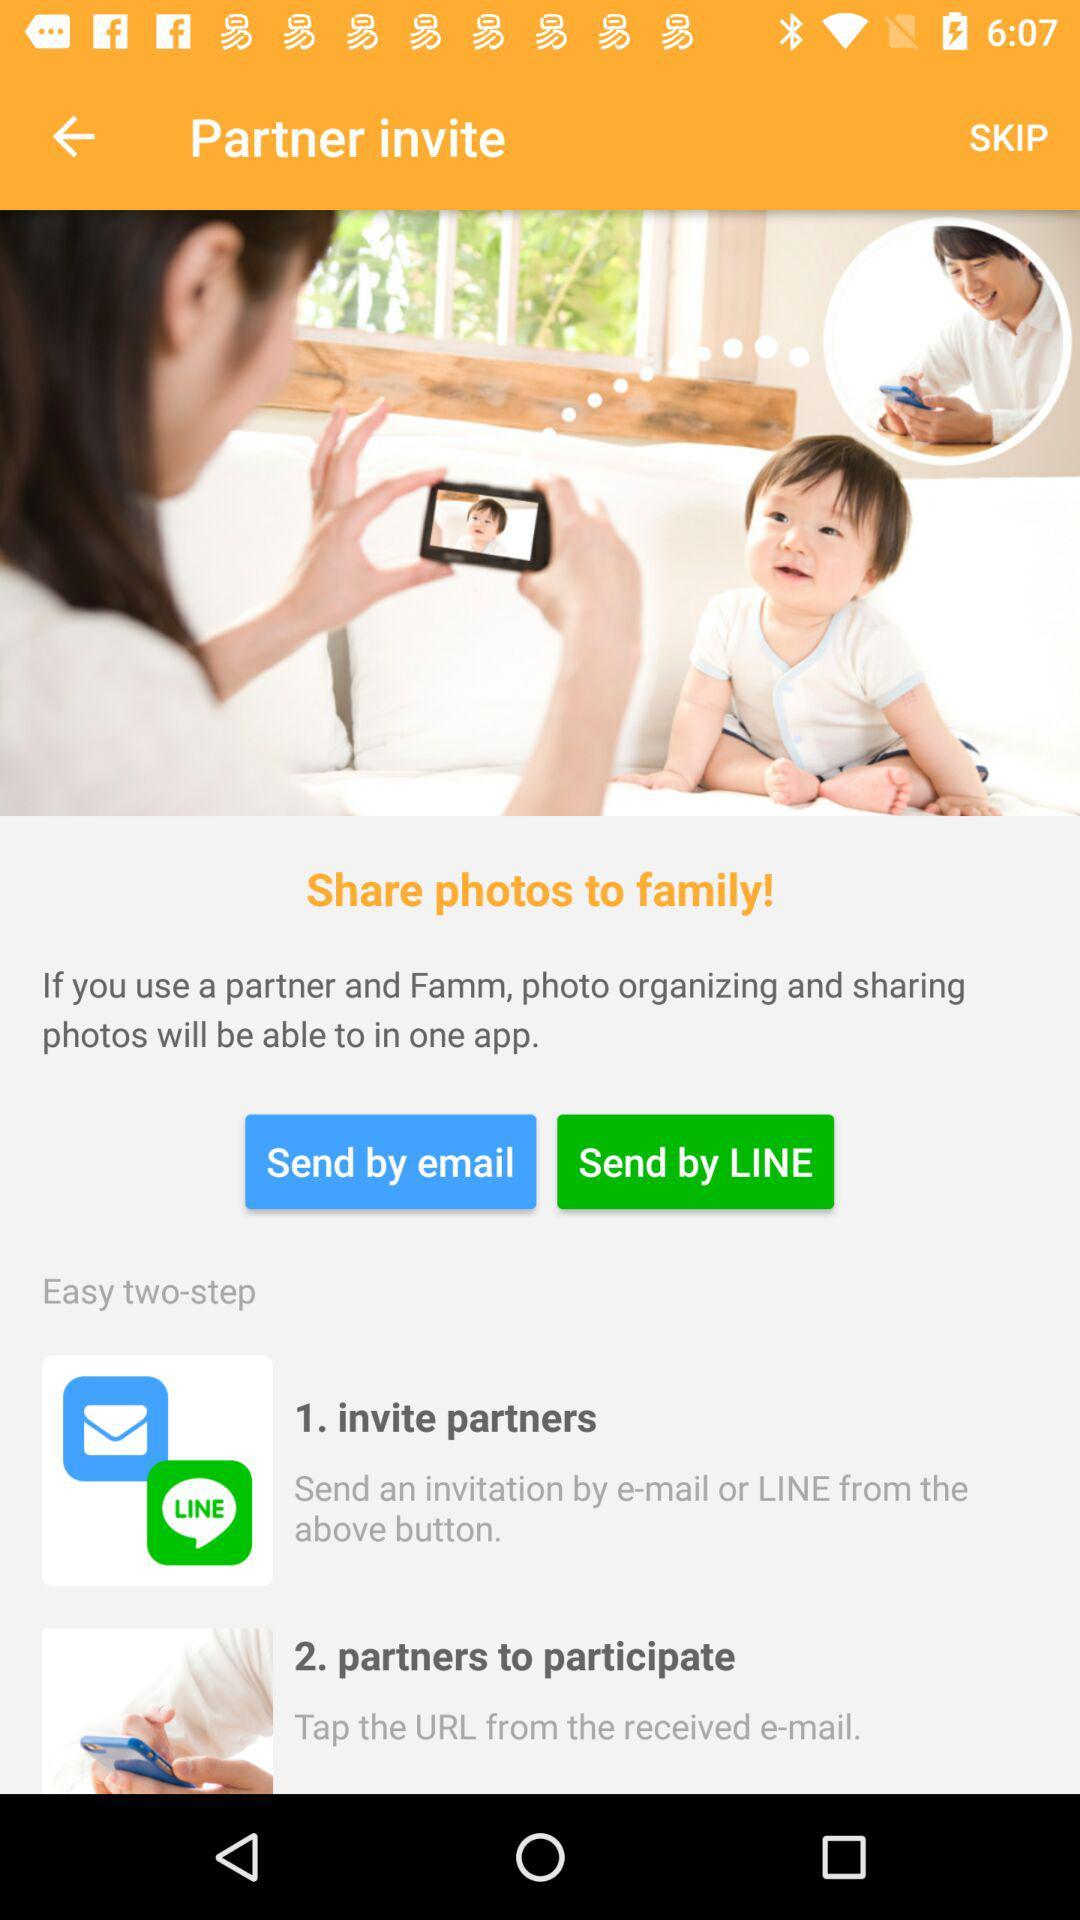 This screenshot has height=1920, width=1080. I want to click on icon to the right of partner invite item, so click(1008, 135).